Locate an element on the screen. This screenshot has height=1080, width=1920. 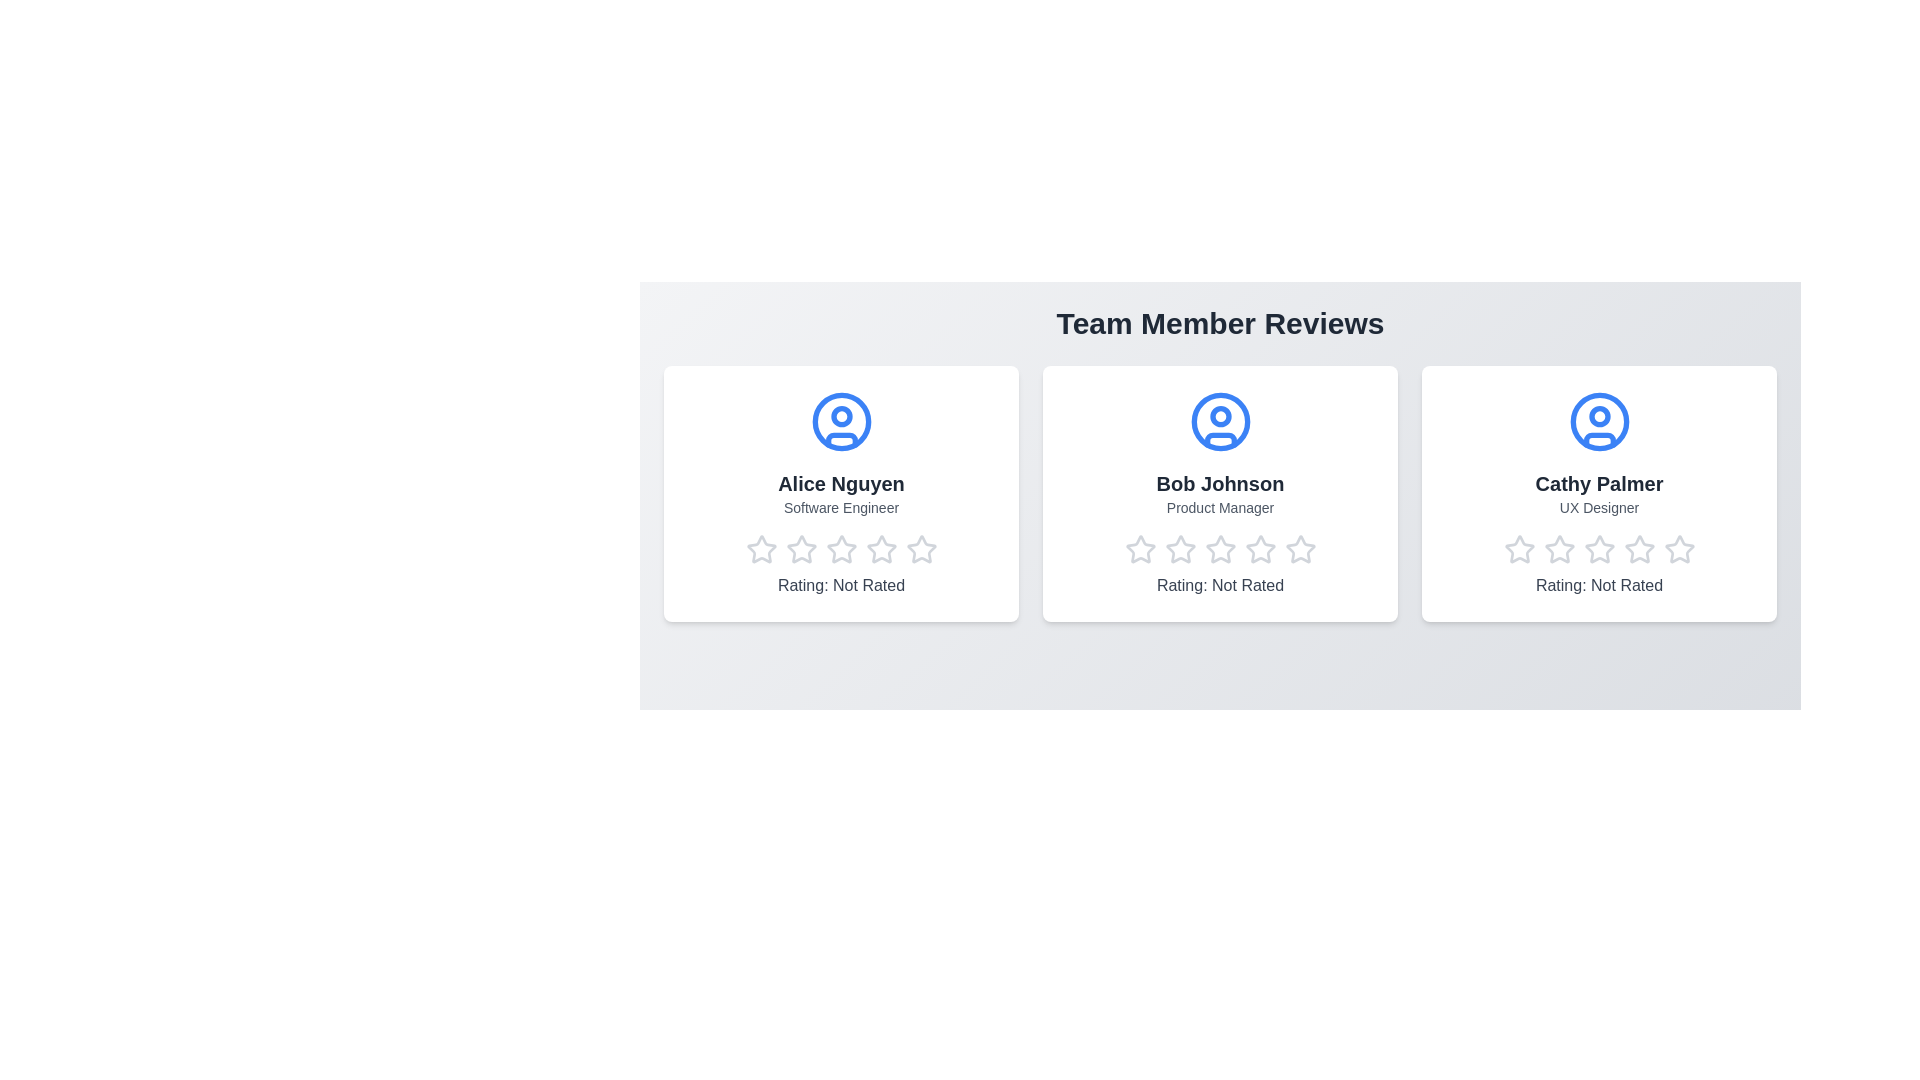
the card of the team member Cathy Palmer to view their details is located at coordinates (1598, 493).